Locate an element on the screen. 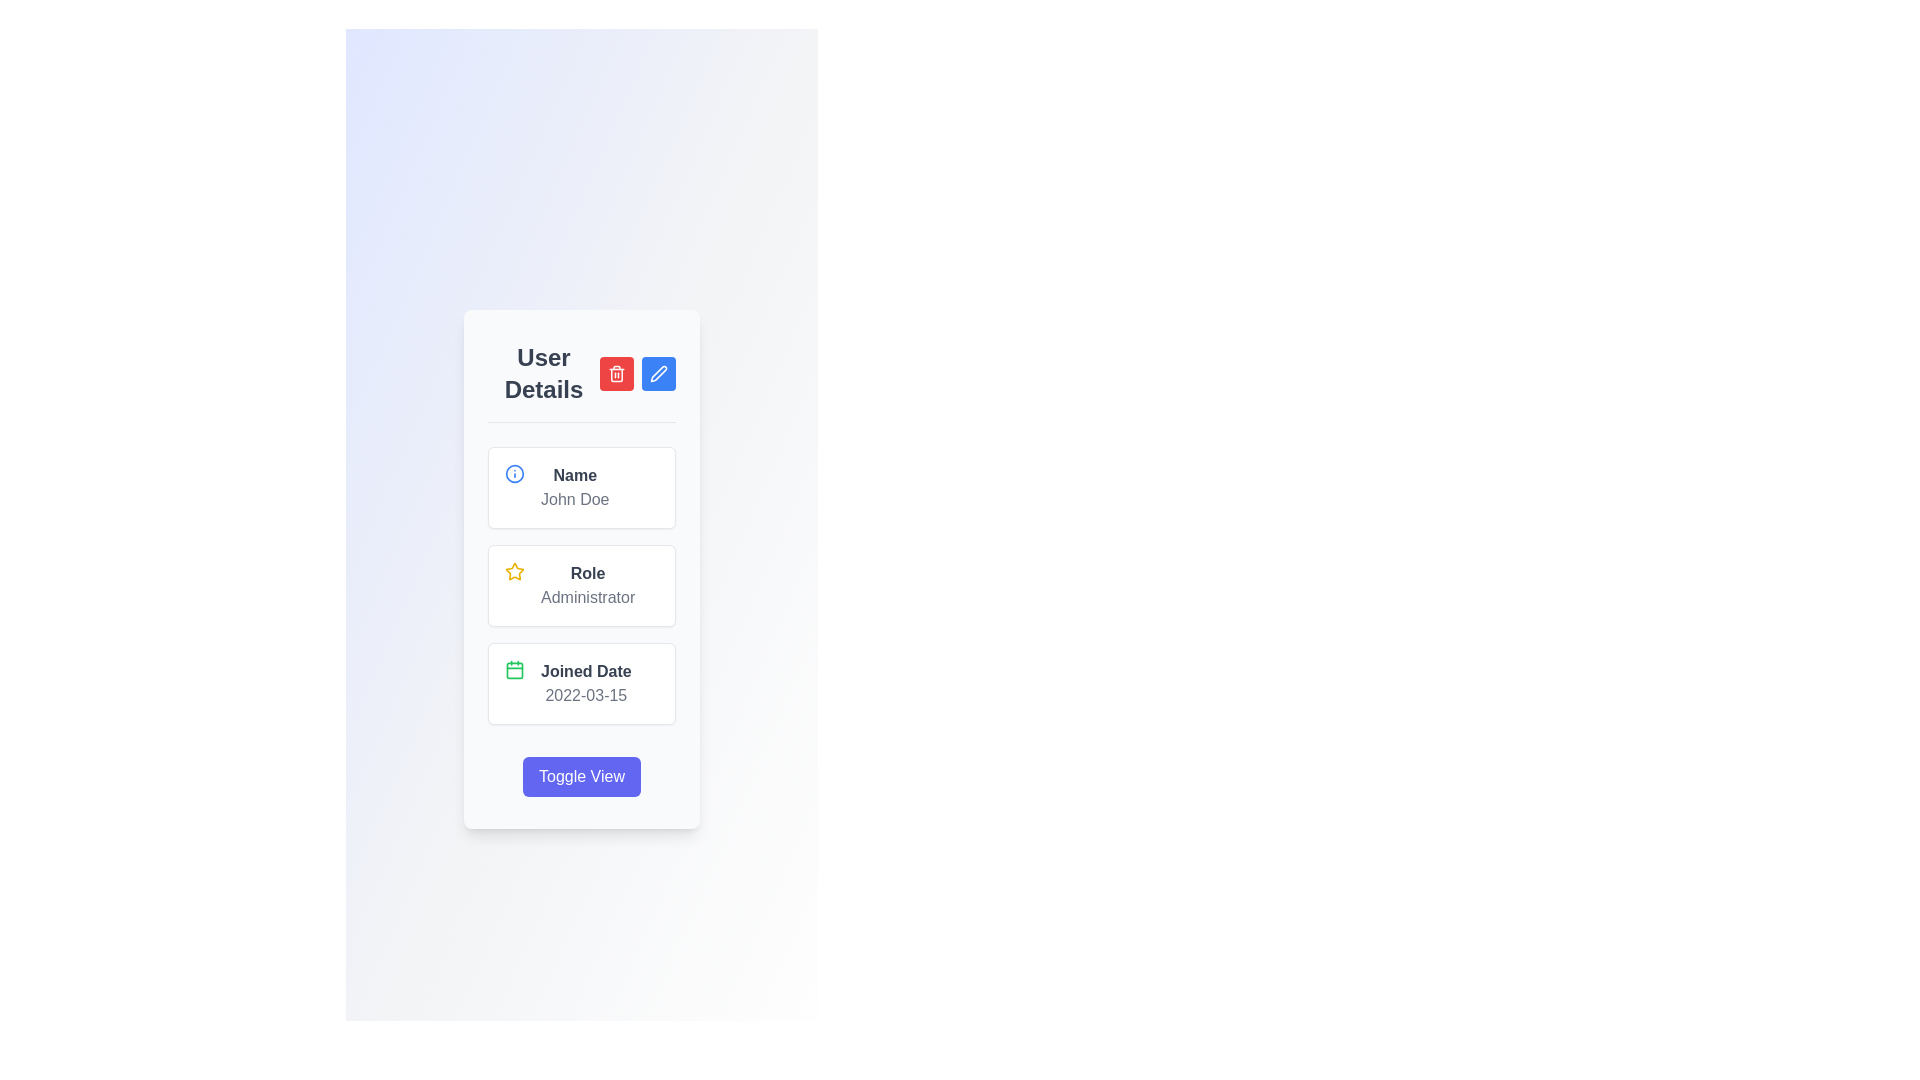 The image size is (1920, 1080). the edit icon, which is a blue square button located to the right of a red trash icon in the card header's right corner is located at coordinates (658, 373).